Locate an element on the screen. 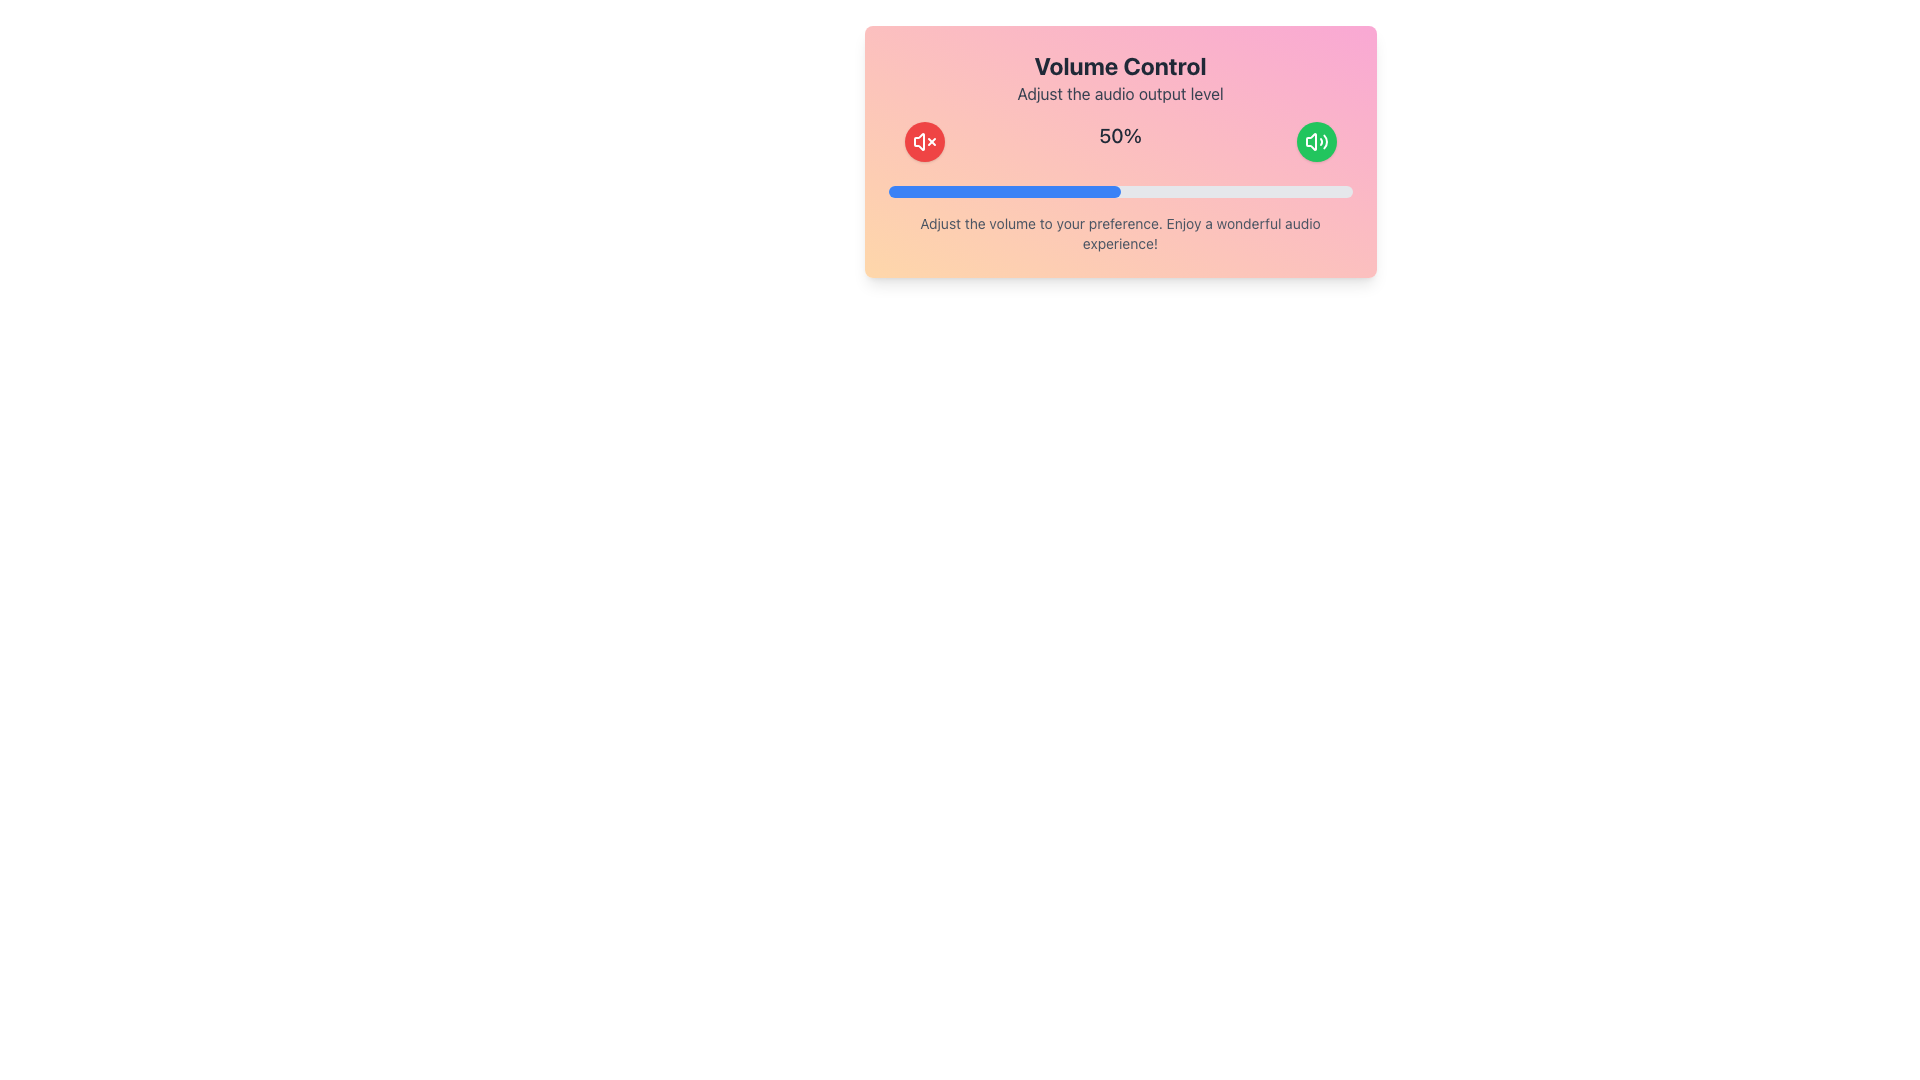  the speaker icon with sound waves is located at coordinates (1310, 141).